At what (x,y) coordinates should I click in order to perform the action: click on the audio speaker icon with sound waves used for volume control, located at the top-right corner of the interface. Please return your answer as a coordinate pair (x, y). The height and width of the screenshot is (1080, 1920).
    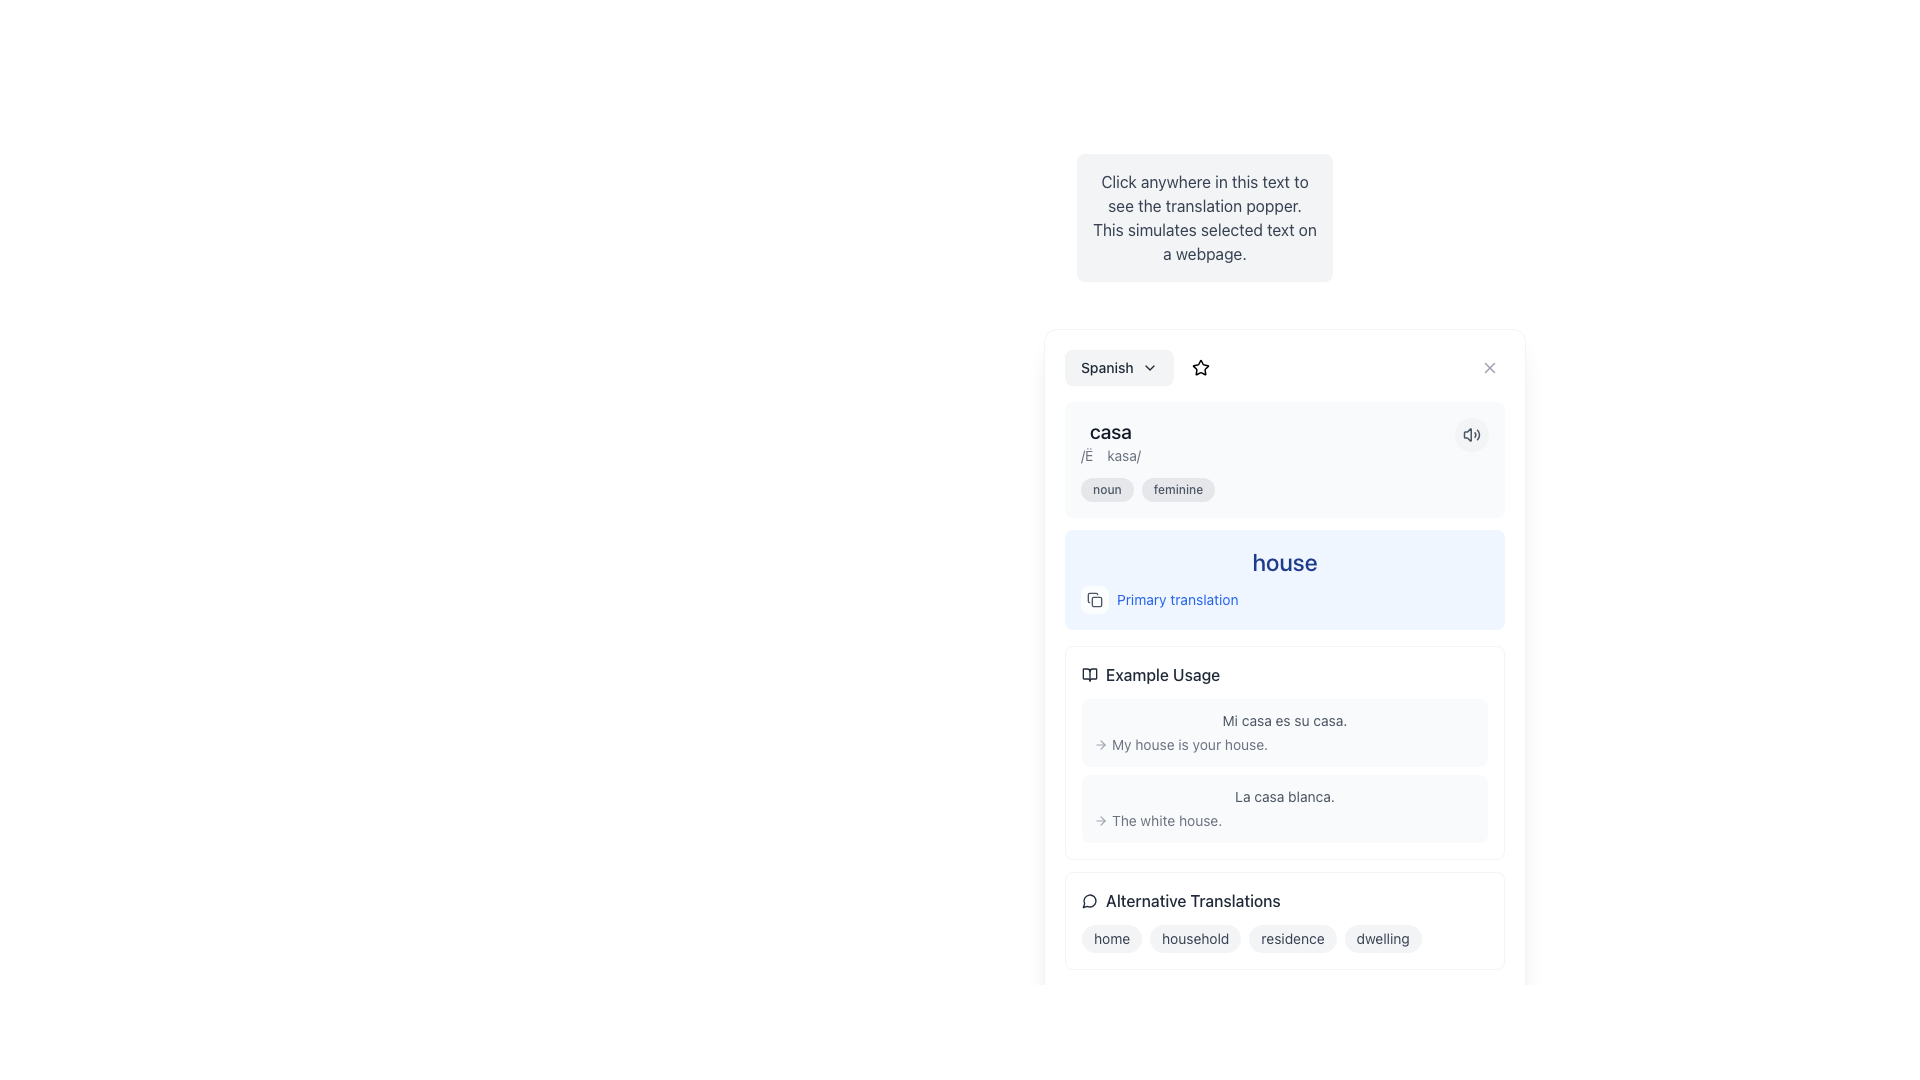
    Looking at the image, I should click on (1472, 434).